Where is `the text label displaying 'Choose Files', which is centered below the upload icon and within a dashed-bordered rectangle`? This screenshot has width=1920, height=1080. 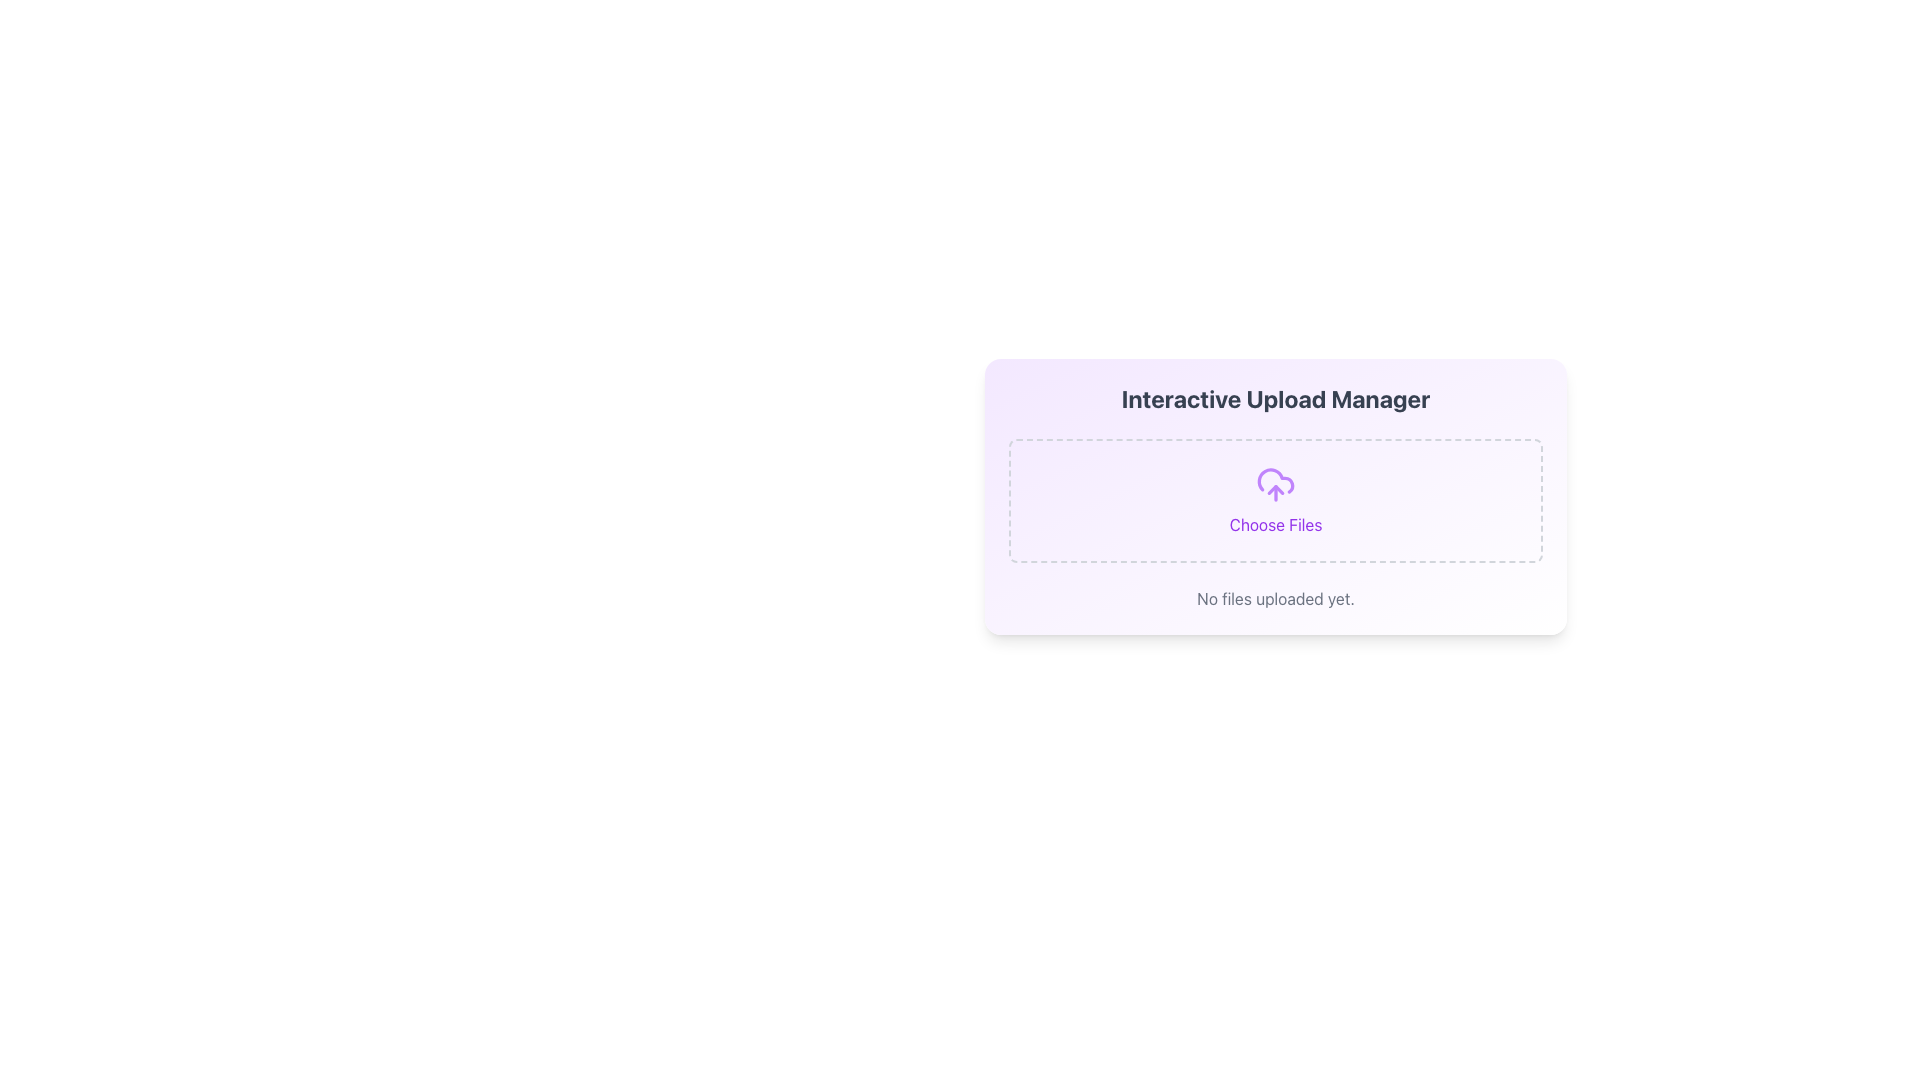
the text label displaying 'Choose Files', which is centered below the upload icon and within a dashed-bordered rectangle is located at coordinates (1275, 523).